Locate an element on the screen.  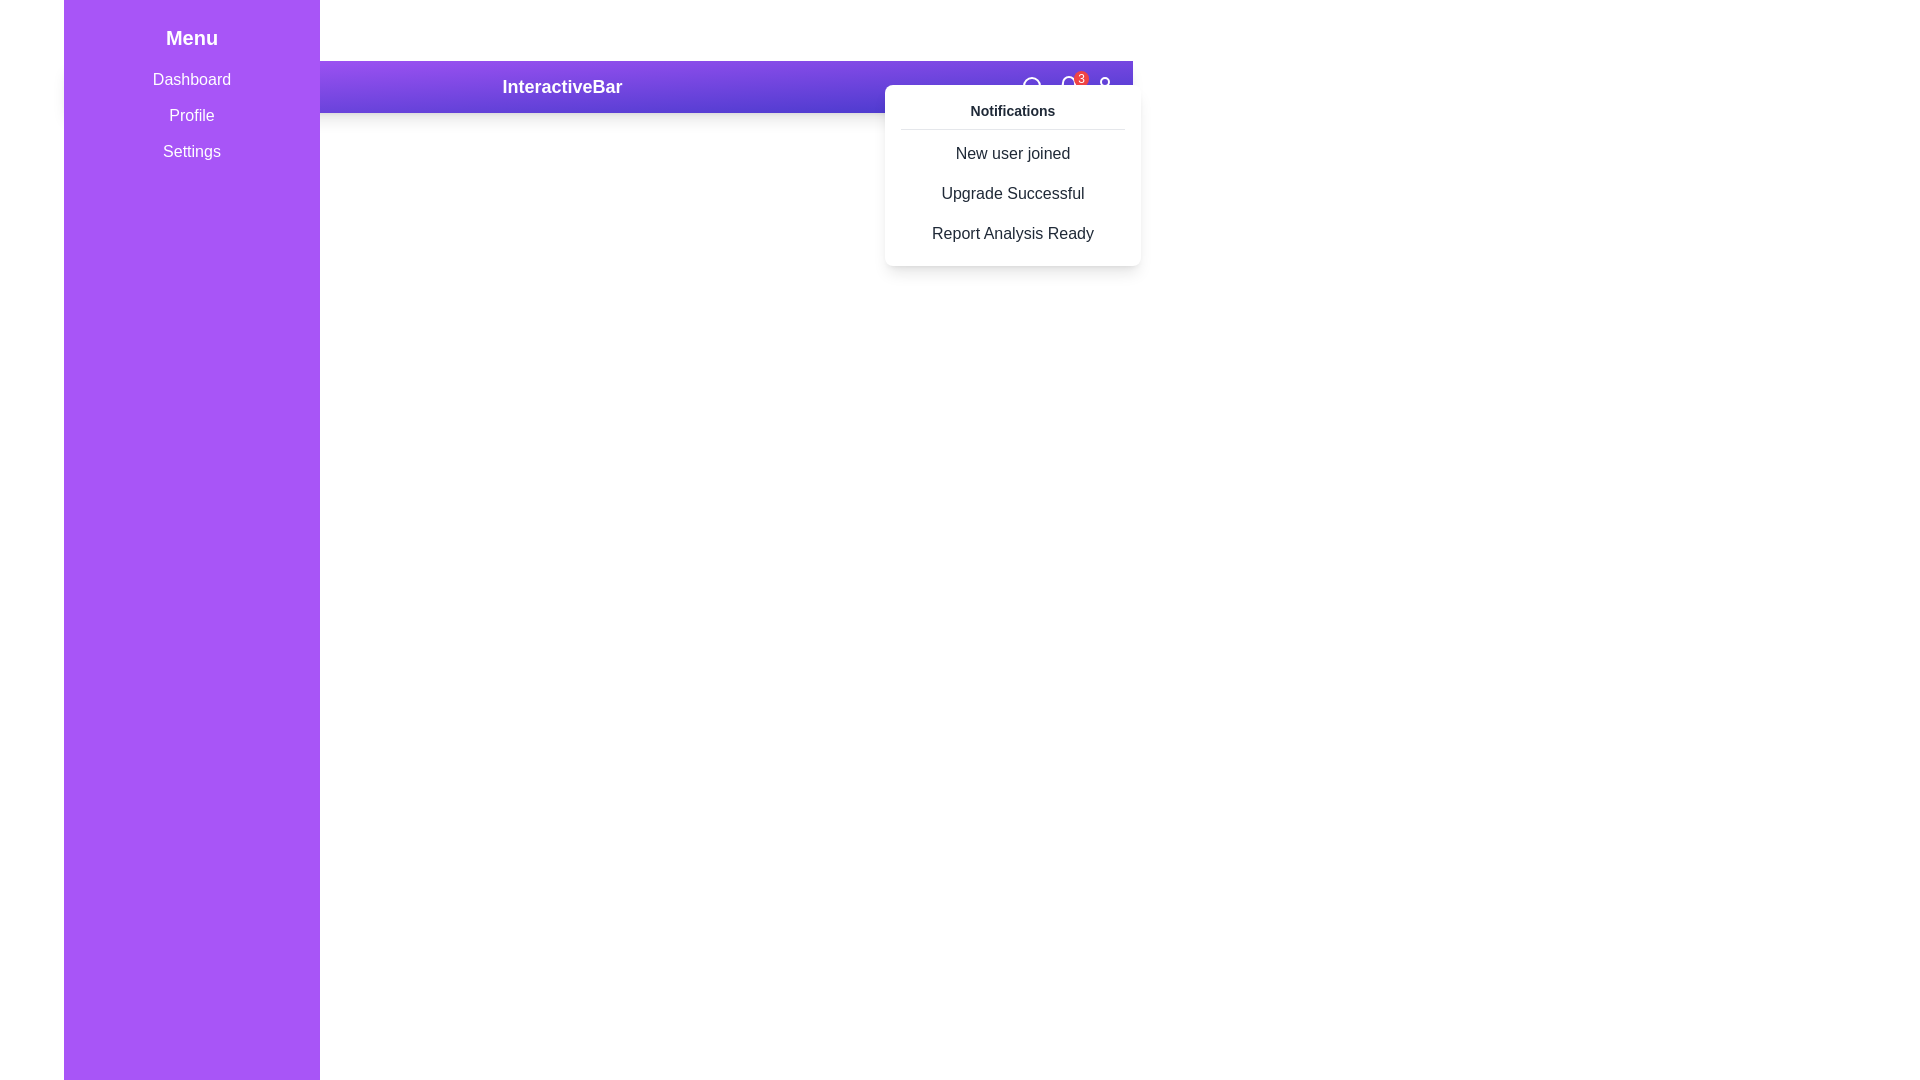
the 'Profile' menu item, which is styled with a purple background and white text, located in the sidebar menu as the second item below 'Dashboard' is located at coordinates (192, 115).